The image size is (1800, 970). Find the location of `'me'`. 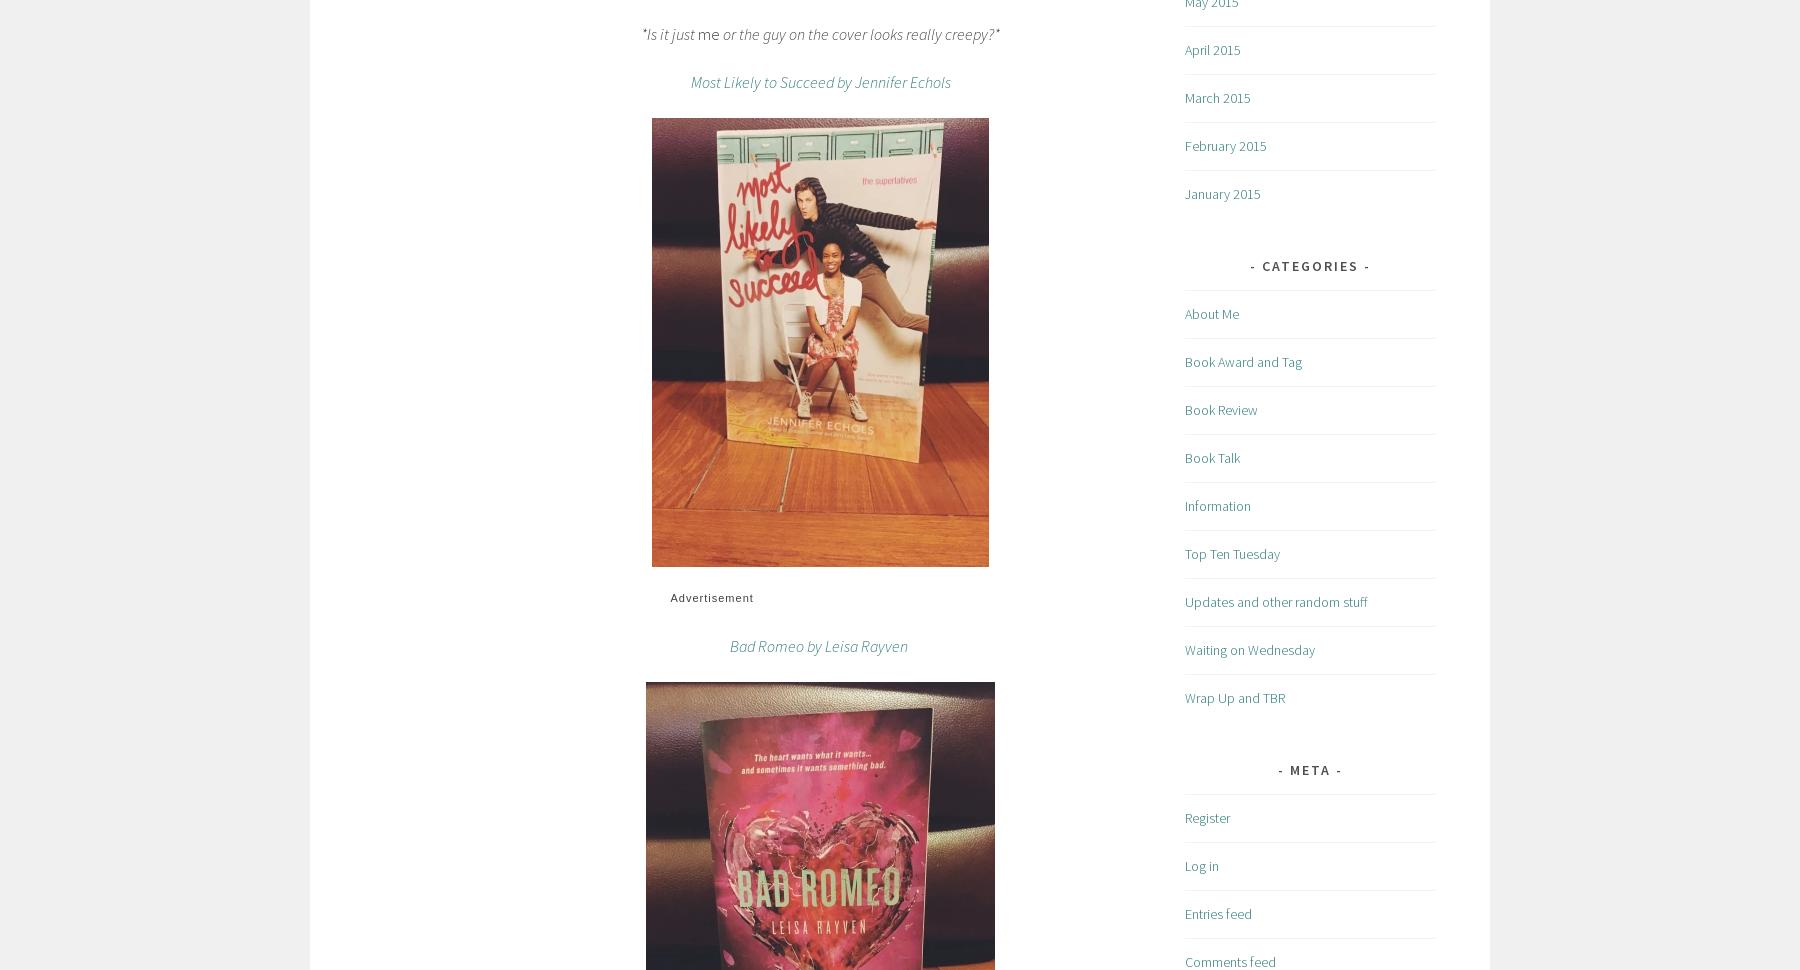

'me' is located at coordinates (708, 32).